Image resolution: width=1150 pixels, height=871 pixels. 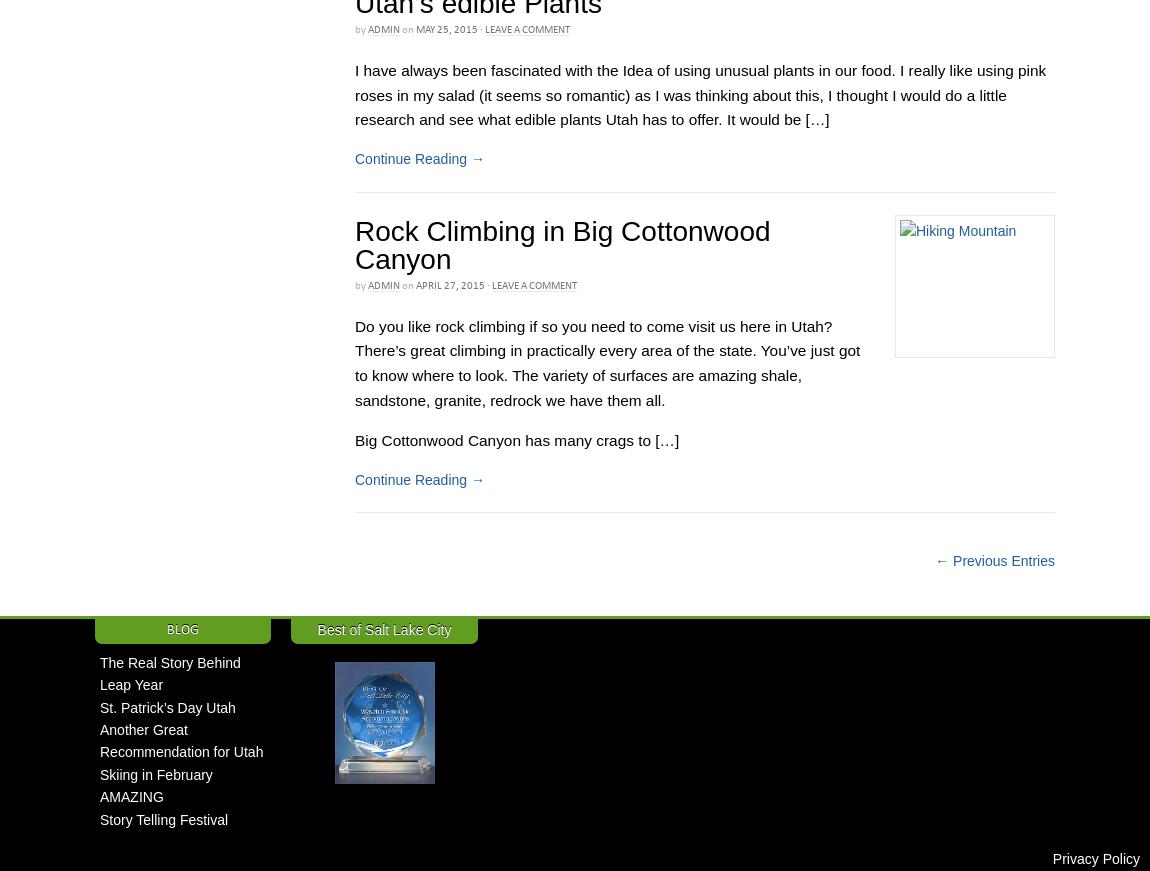 What do you see at coordinates (447, 28) in the screenshot?
I see `'May 25, 2015'` at bounding box center [447, 28].